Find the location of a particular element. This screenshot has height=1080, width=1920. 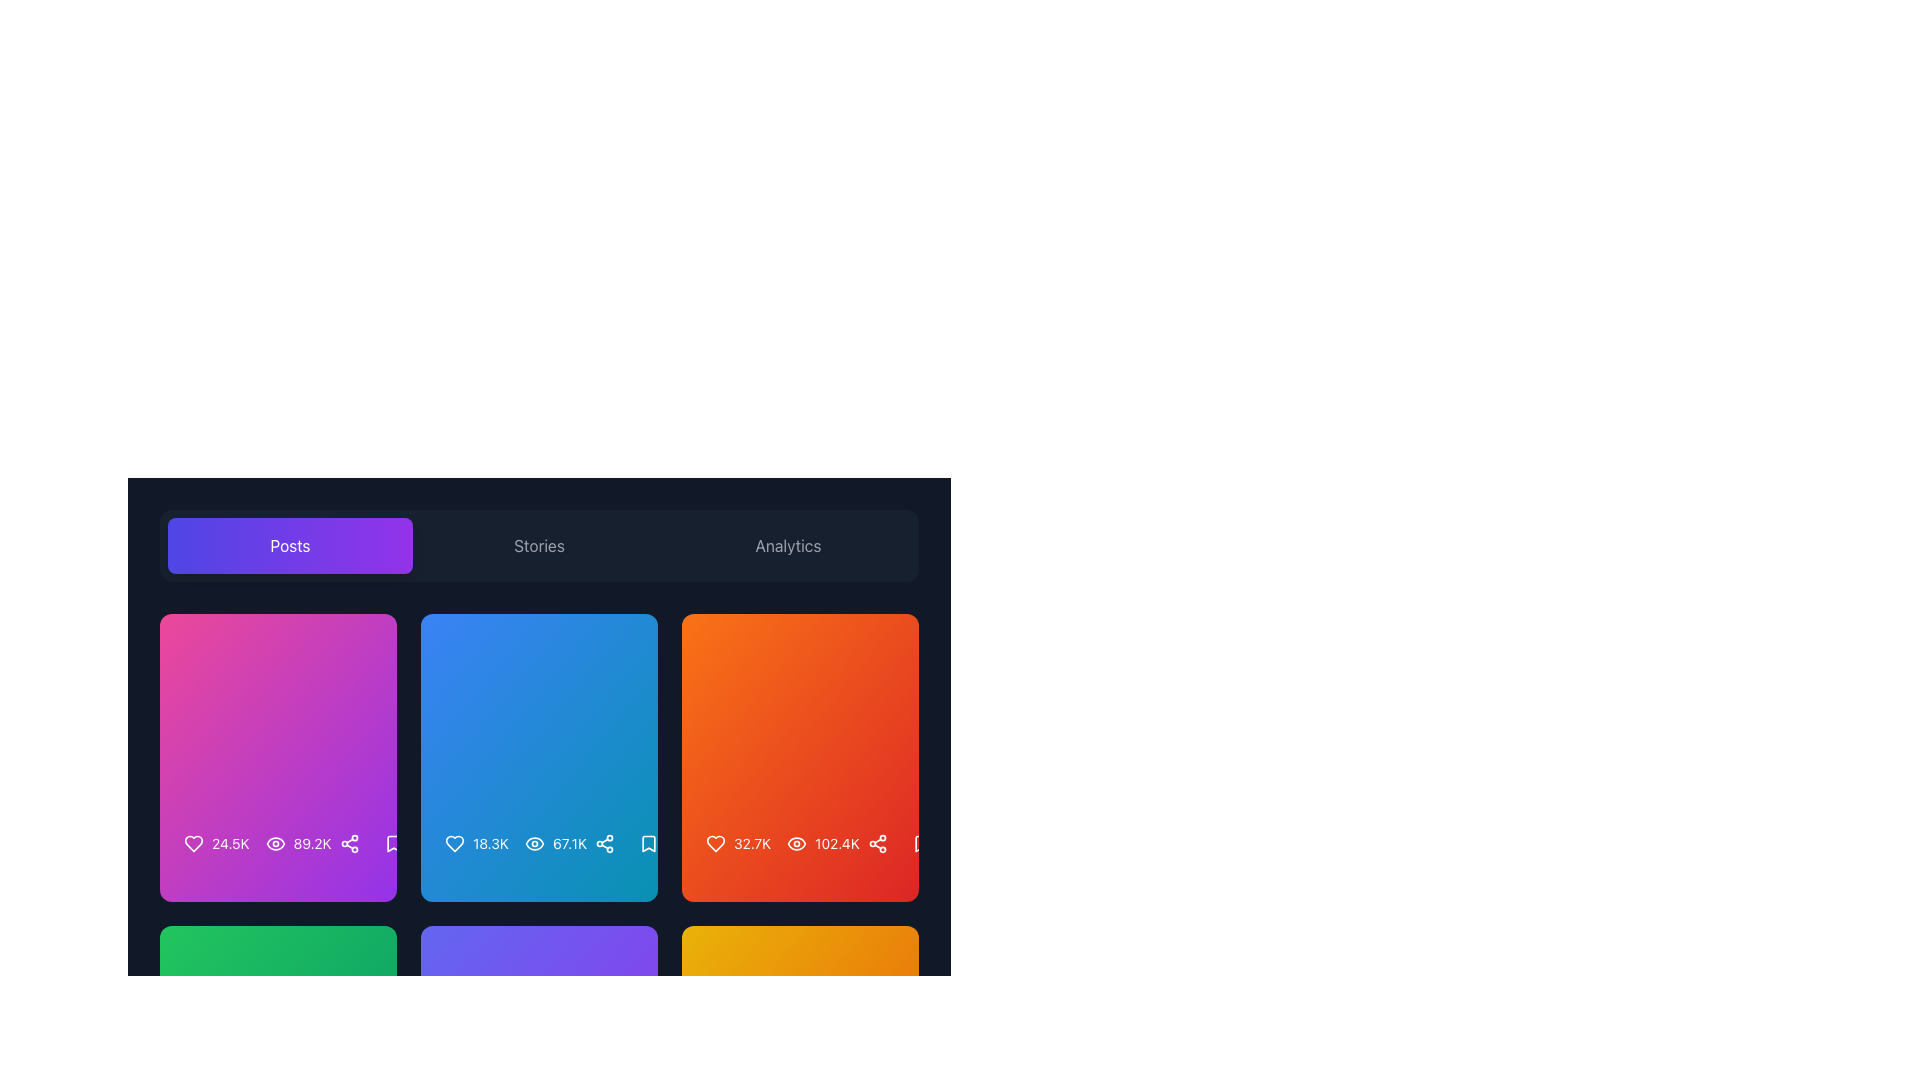

the numeric display text label that shows the number of views or followers, located within a purple card in the first column of a grid layout, specifically the third item in a horizontal group of elements is located at coordinates (311, 844).